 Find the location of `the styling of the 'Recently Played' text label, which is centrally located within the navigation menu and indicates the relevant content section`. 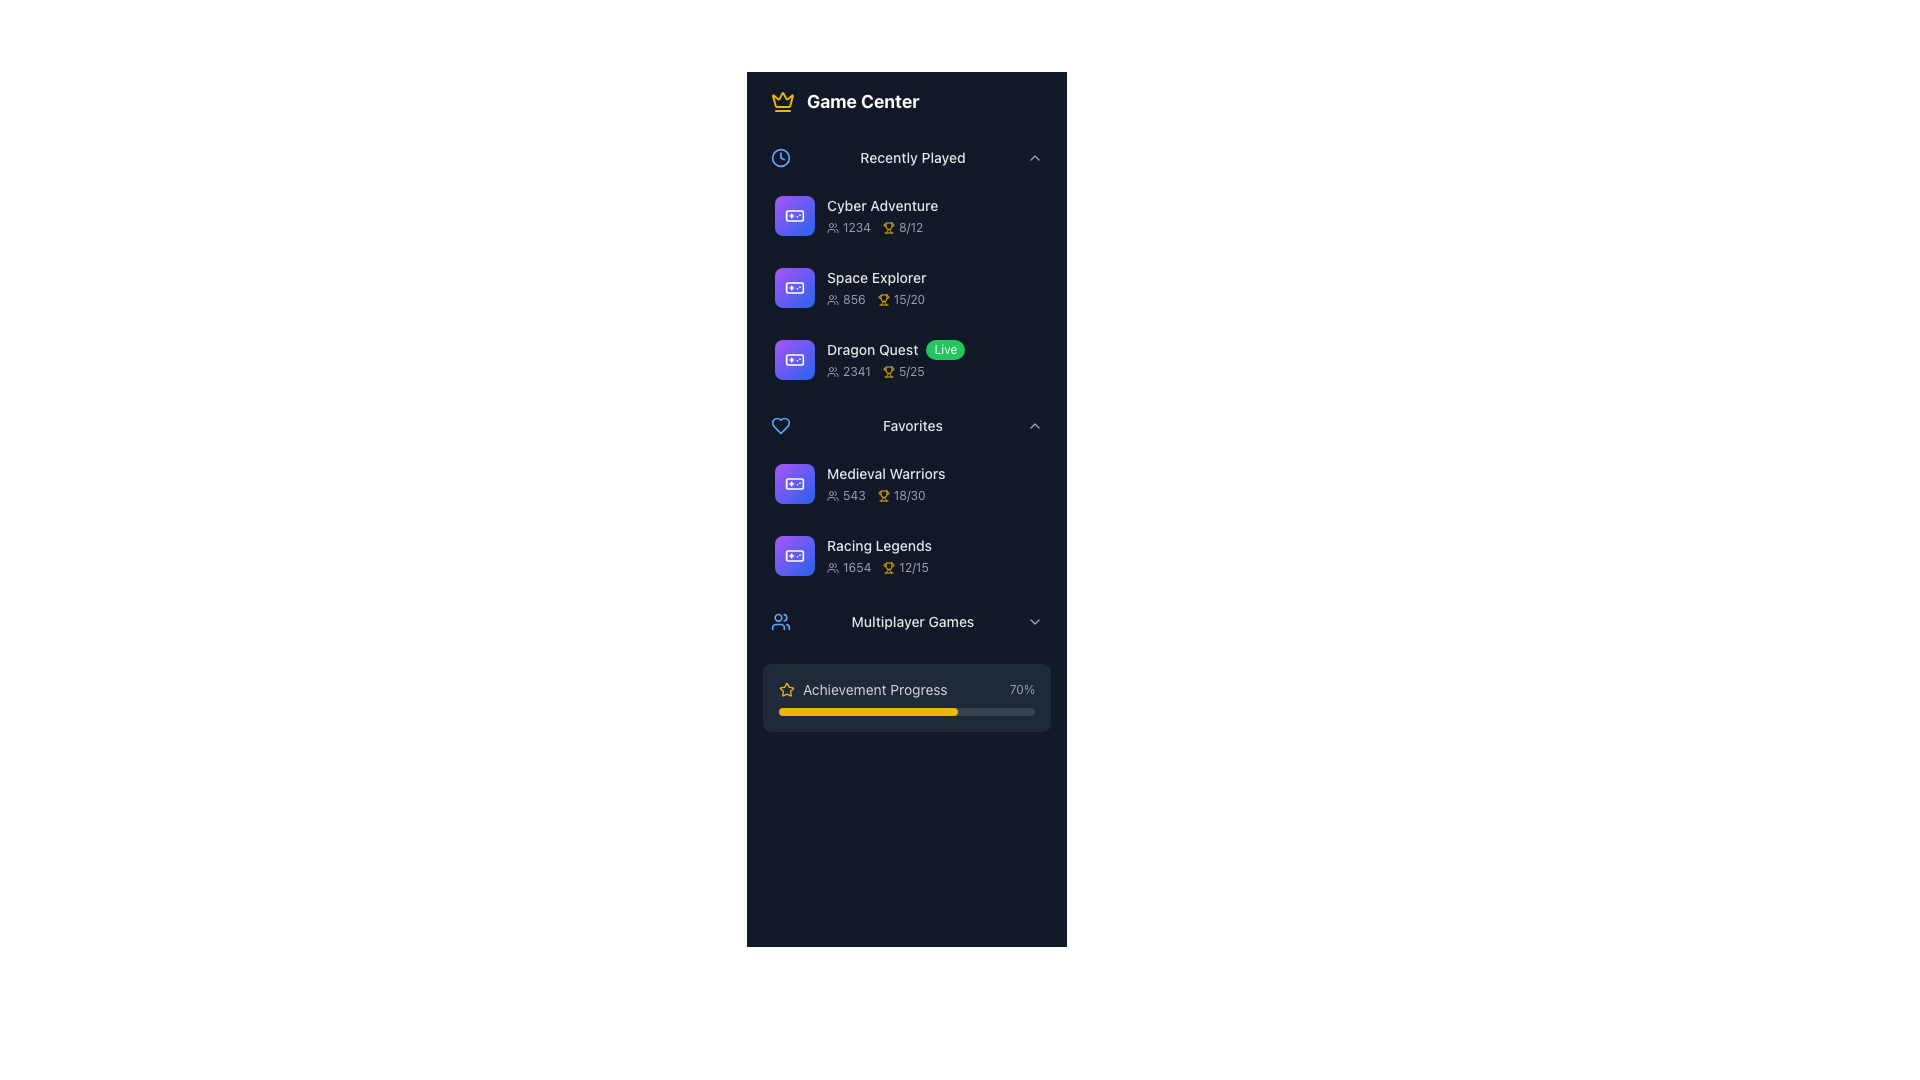

the styling of the 'Recently Played' text label, which is centrally located within the navigation menu and indicates the relevant content section is located at coordinates (911, 157).